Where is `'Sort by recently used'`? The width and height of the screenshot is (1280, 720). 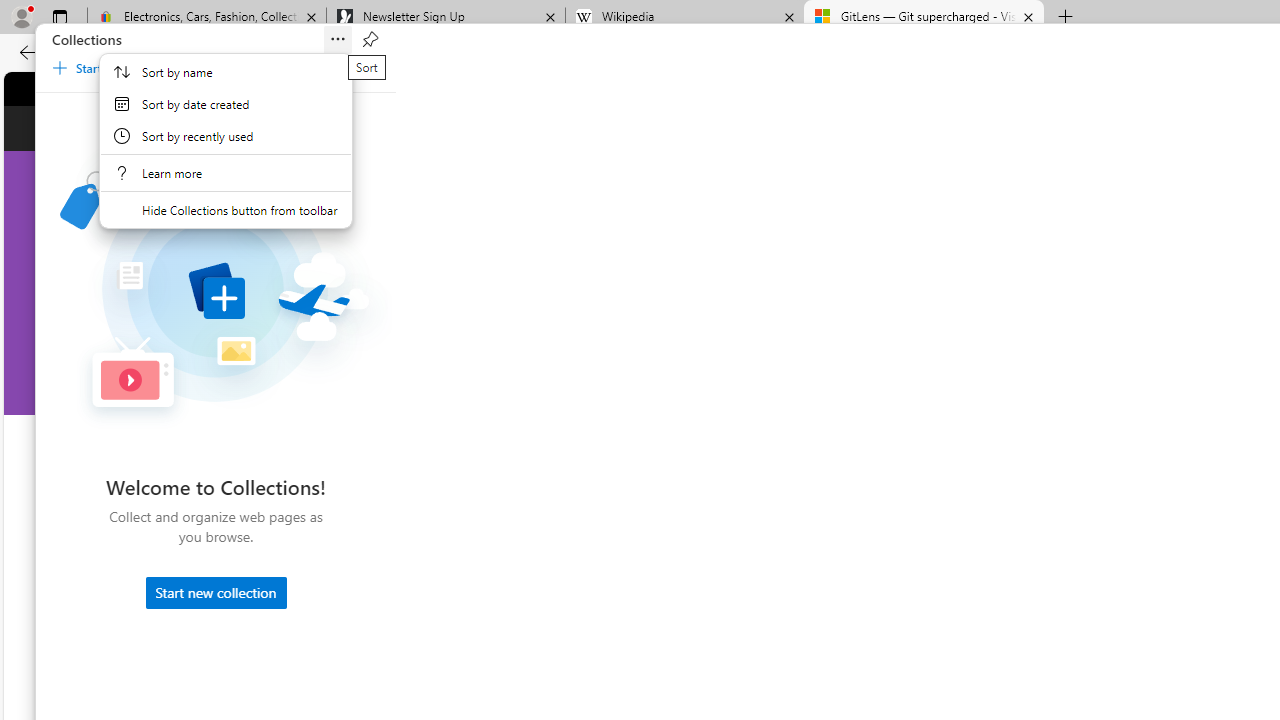 'Sort by recently used' is located at coordinates (225, 135).